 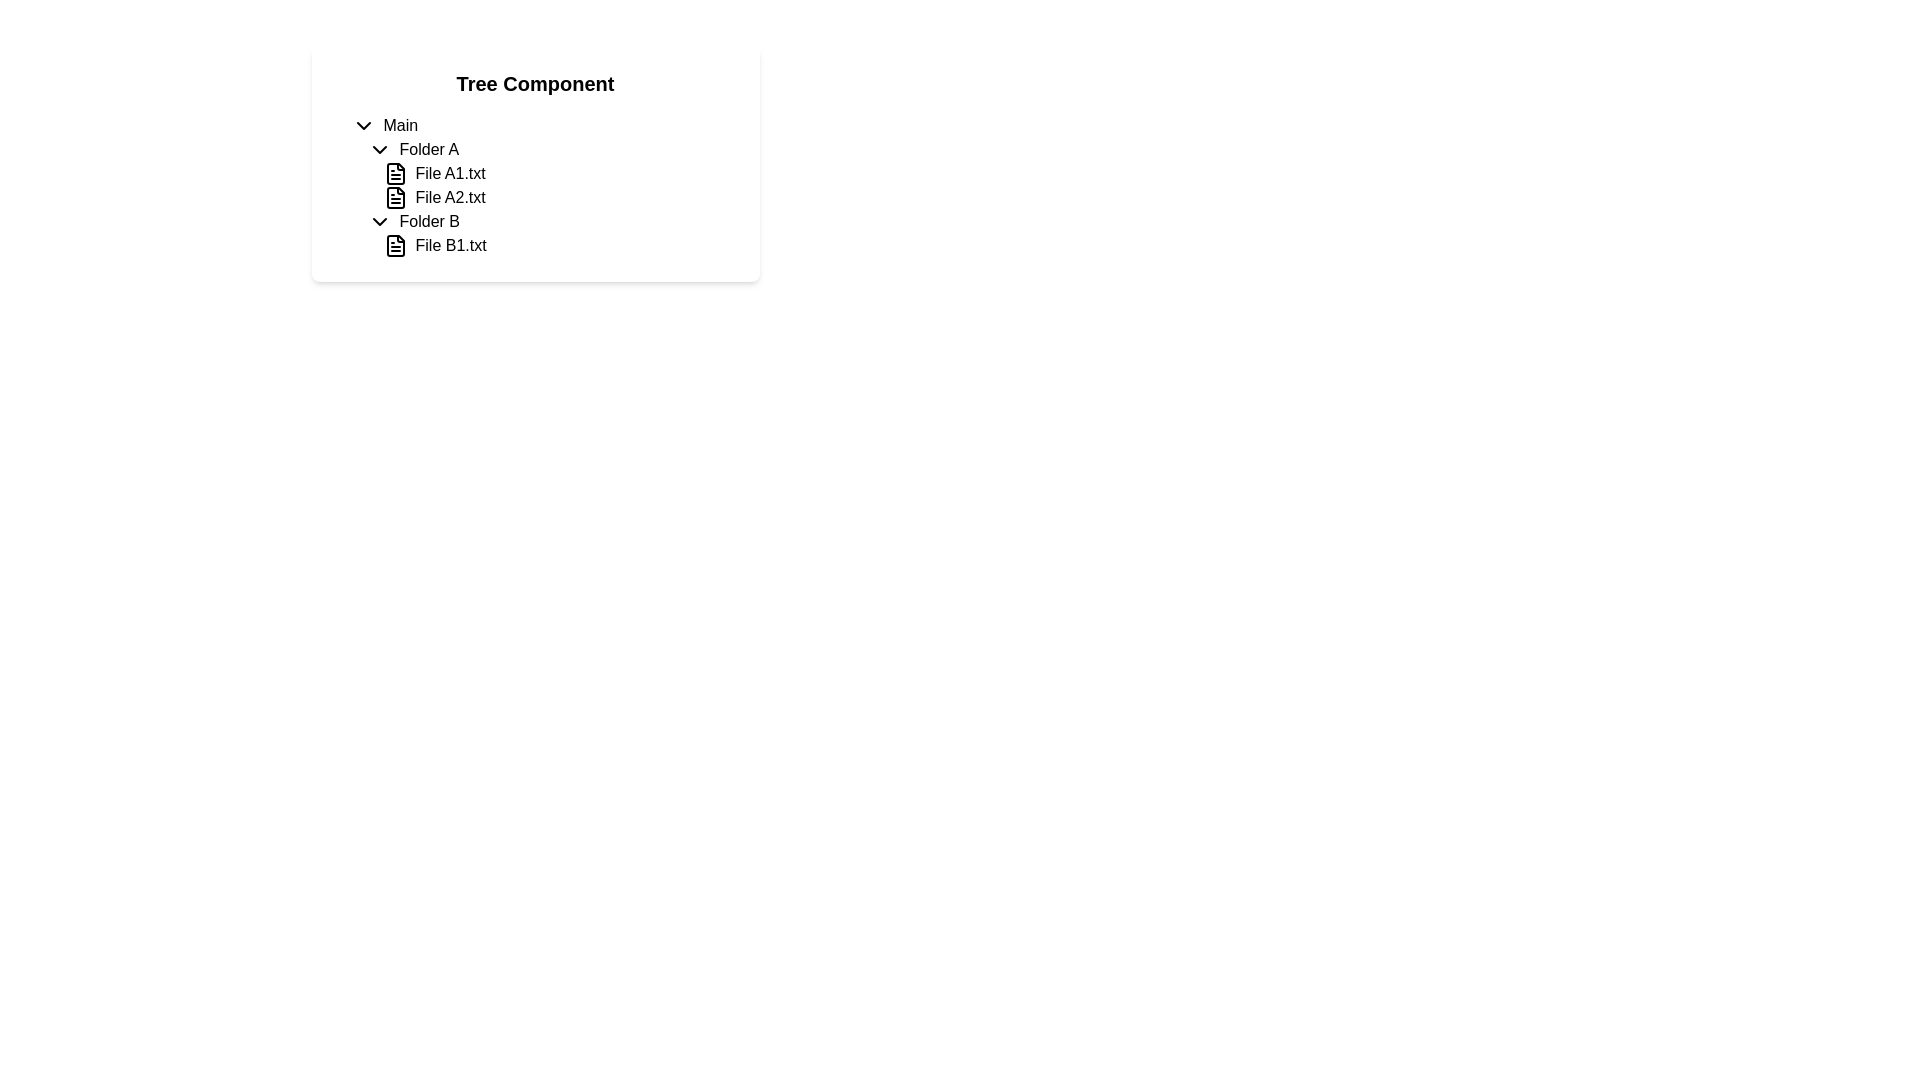 I want to click on the 'Folder A' text label, which is bolded and aligned horizontally next to a chevron icon in a tree view layout, so click(x=428, y=149).